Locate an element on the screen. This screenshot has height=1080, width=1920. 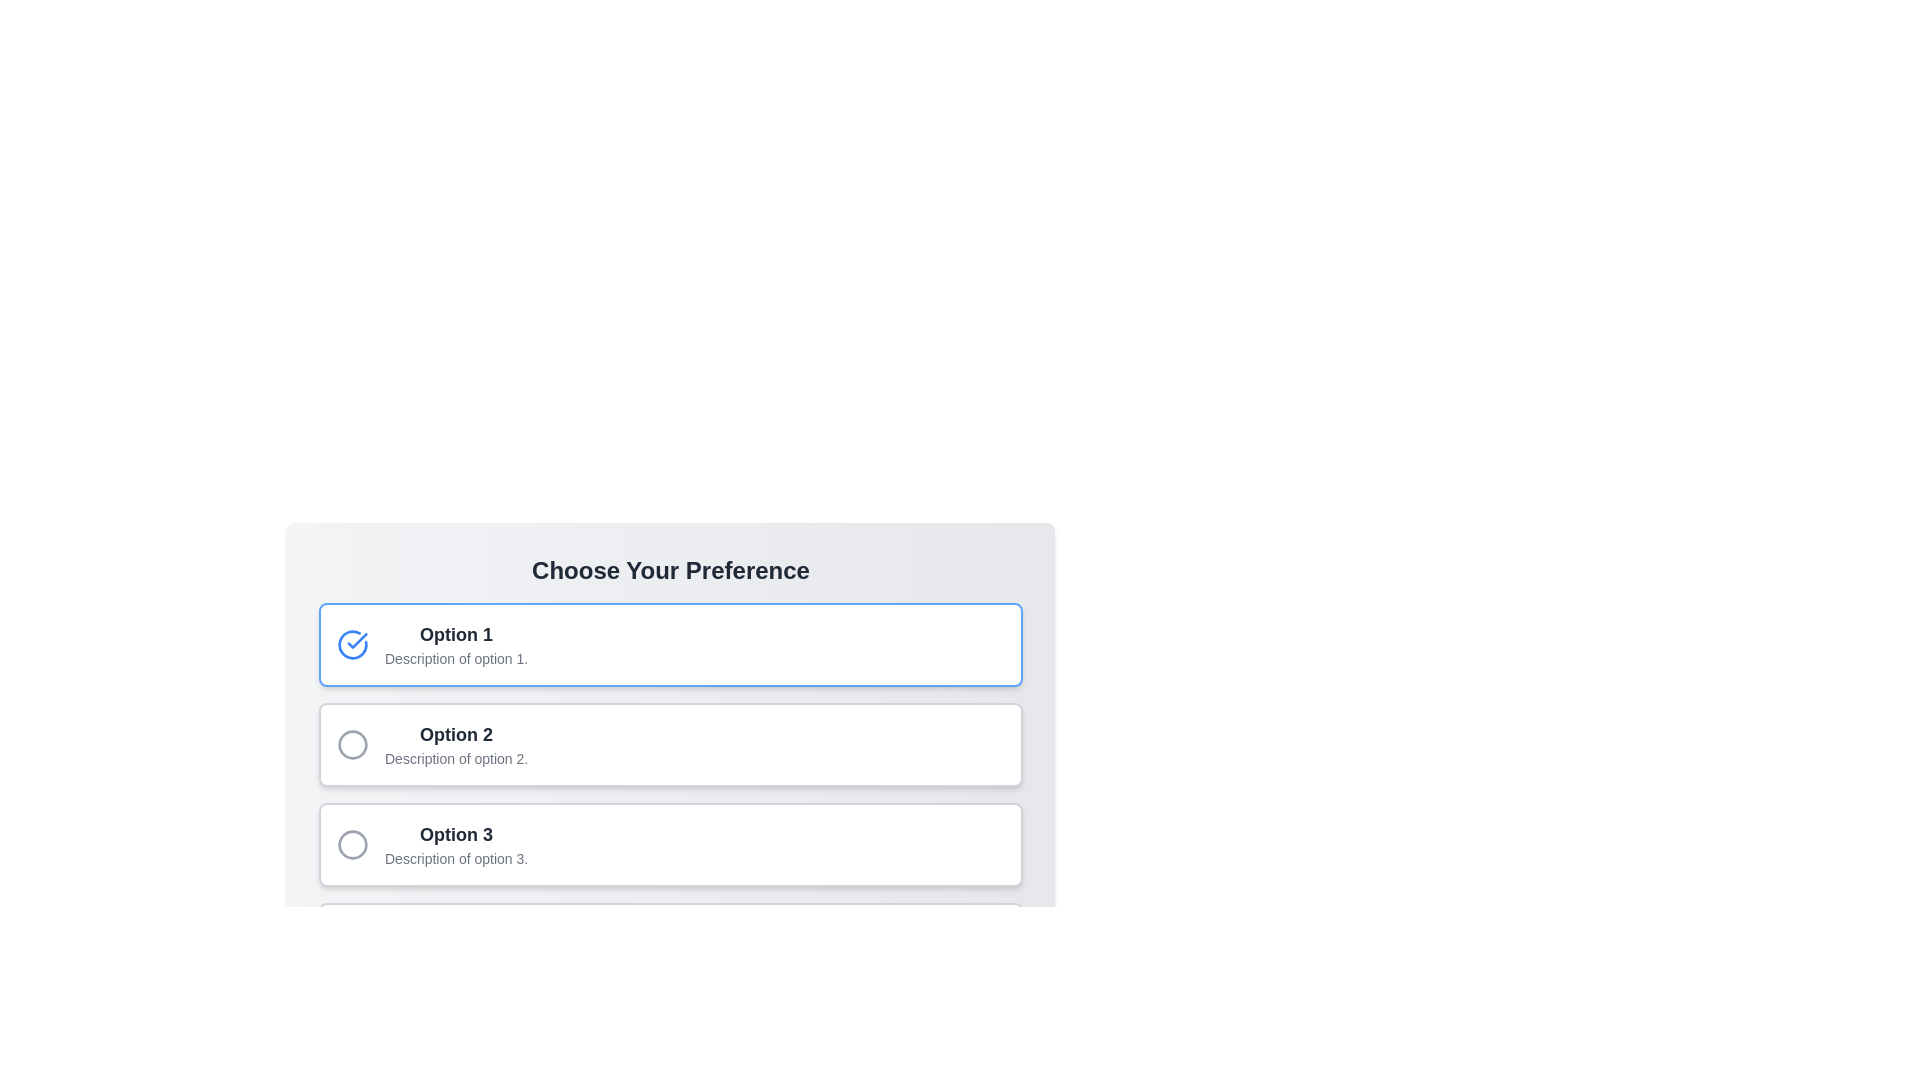
the blue circular icon with a check mark inside, which represents a completed selection, located at the left side of the first option labeled 'Option 1' is located at coordinates (353, 644).